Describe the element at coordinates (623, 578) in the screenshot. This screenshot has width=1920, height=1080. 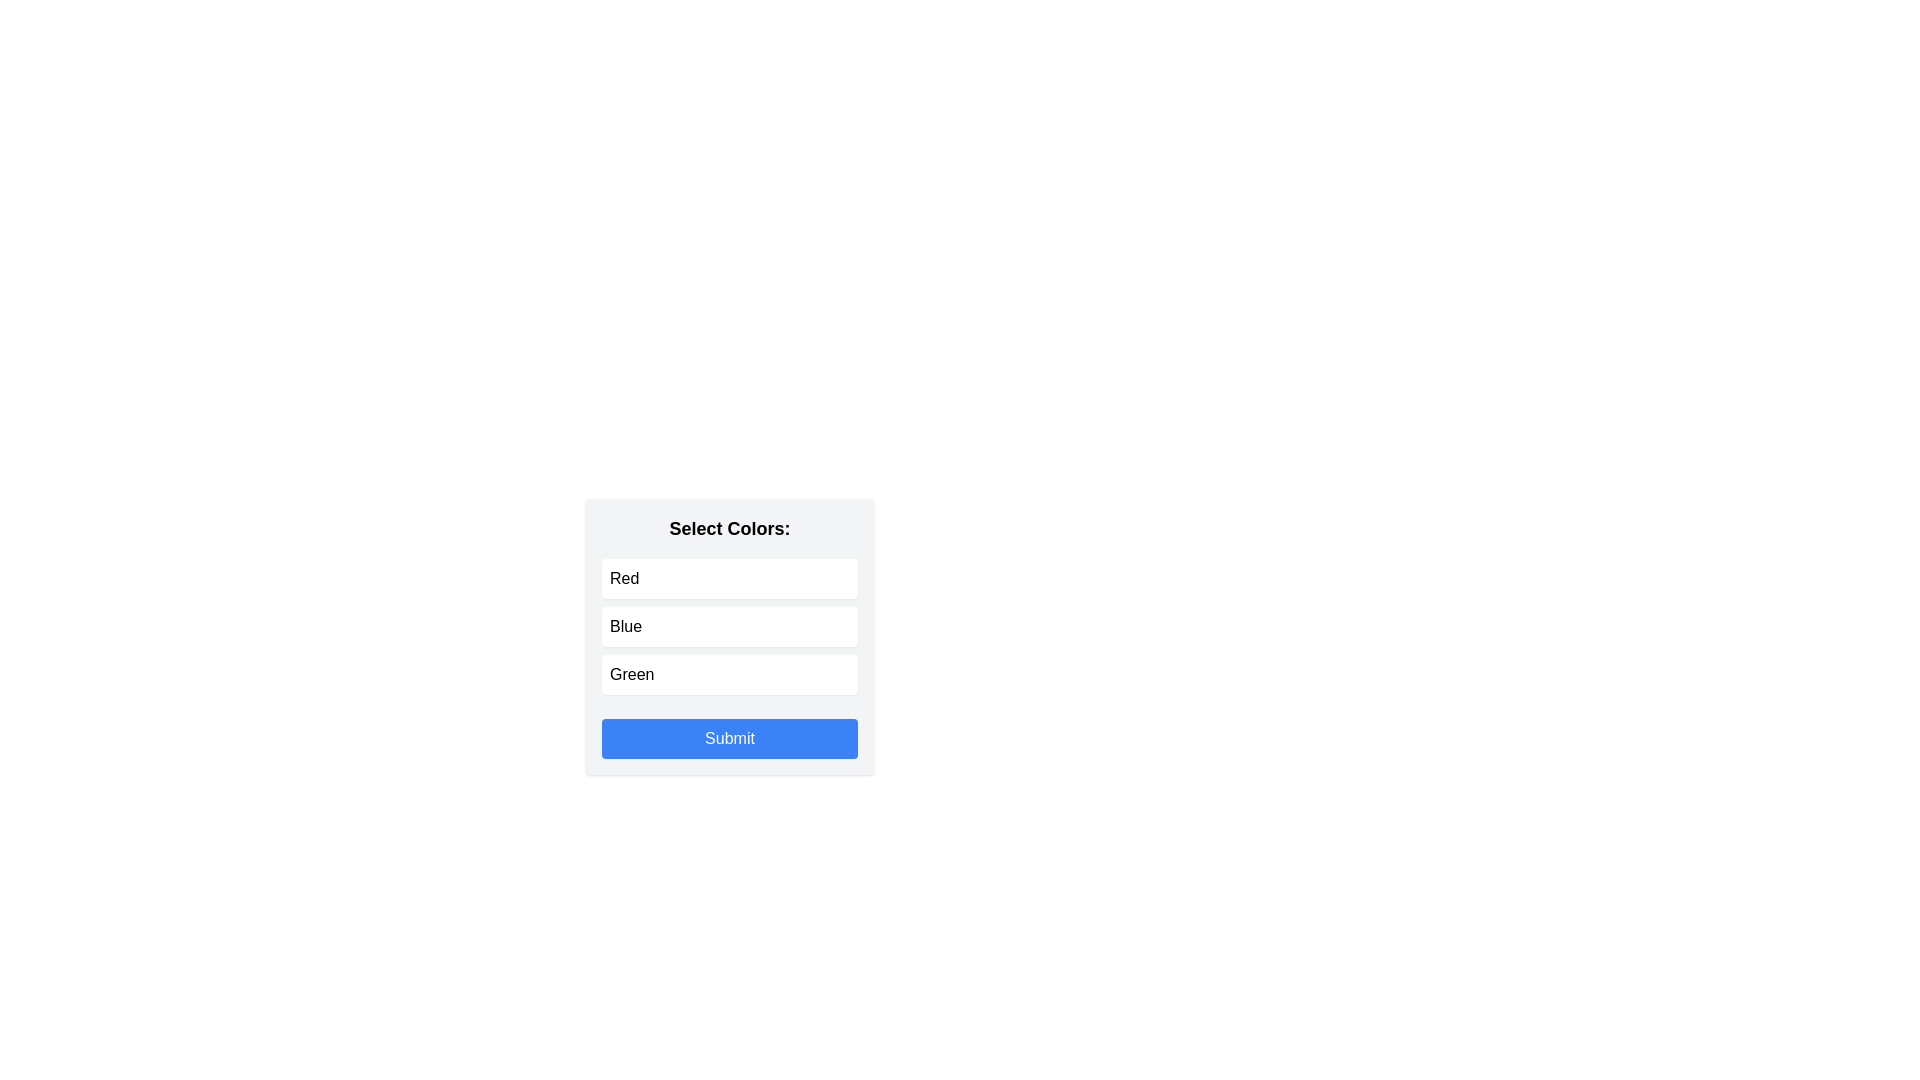
I see `the Label element displaying the text 'Red' in a bold, black font, which is styled to resemble an interactive item and located below the header 'Select Colors:' in a card-style layout` at that location.